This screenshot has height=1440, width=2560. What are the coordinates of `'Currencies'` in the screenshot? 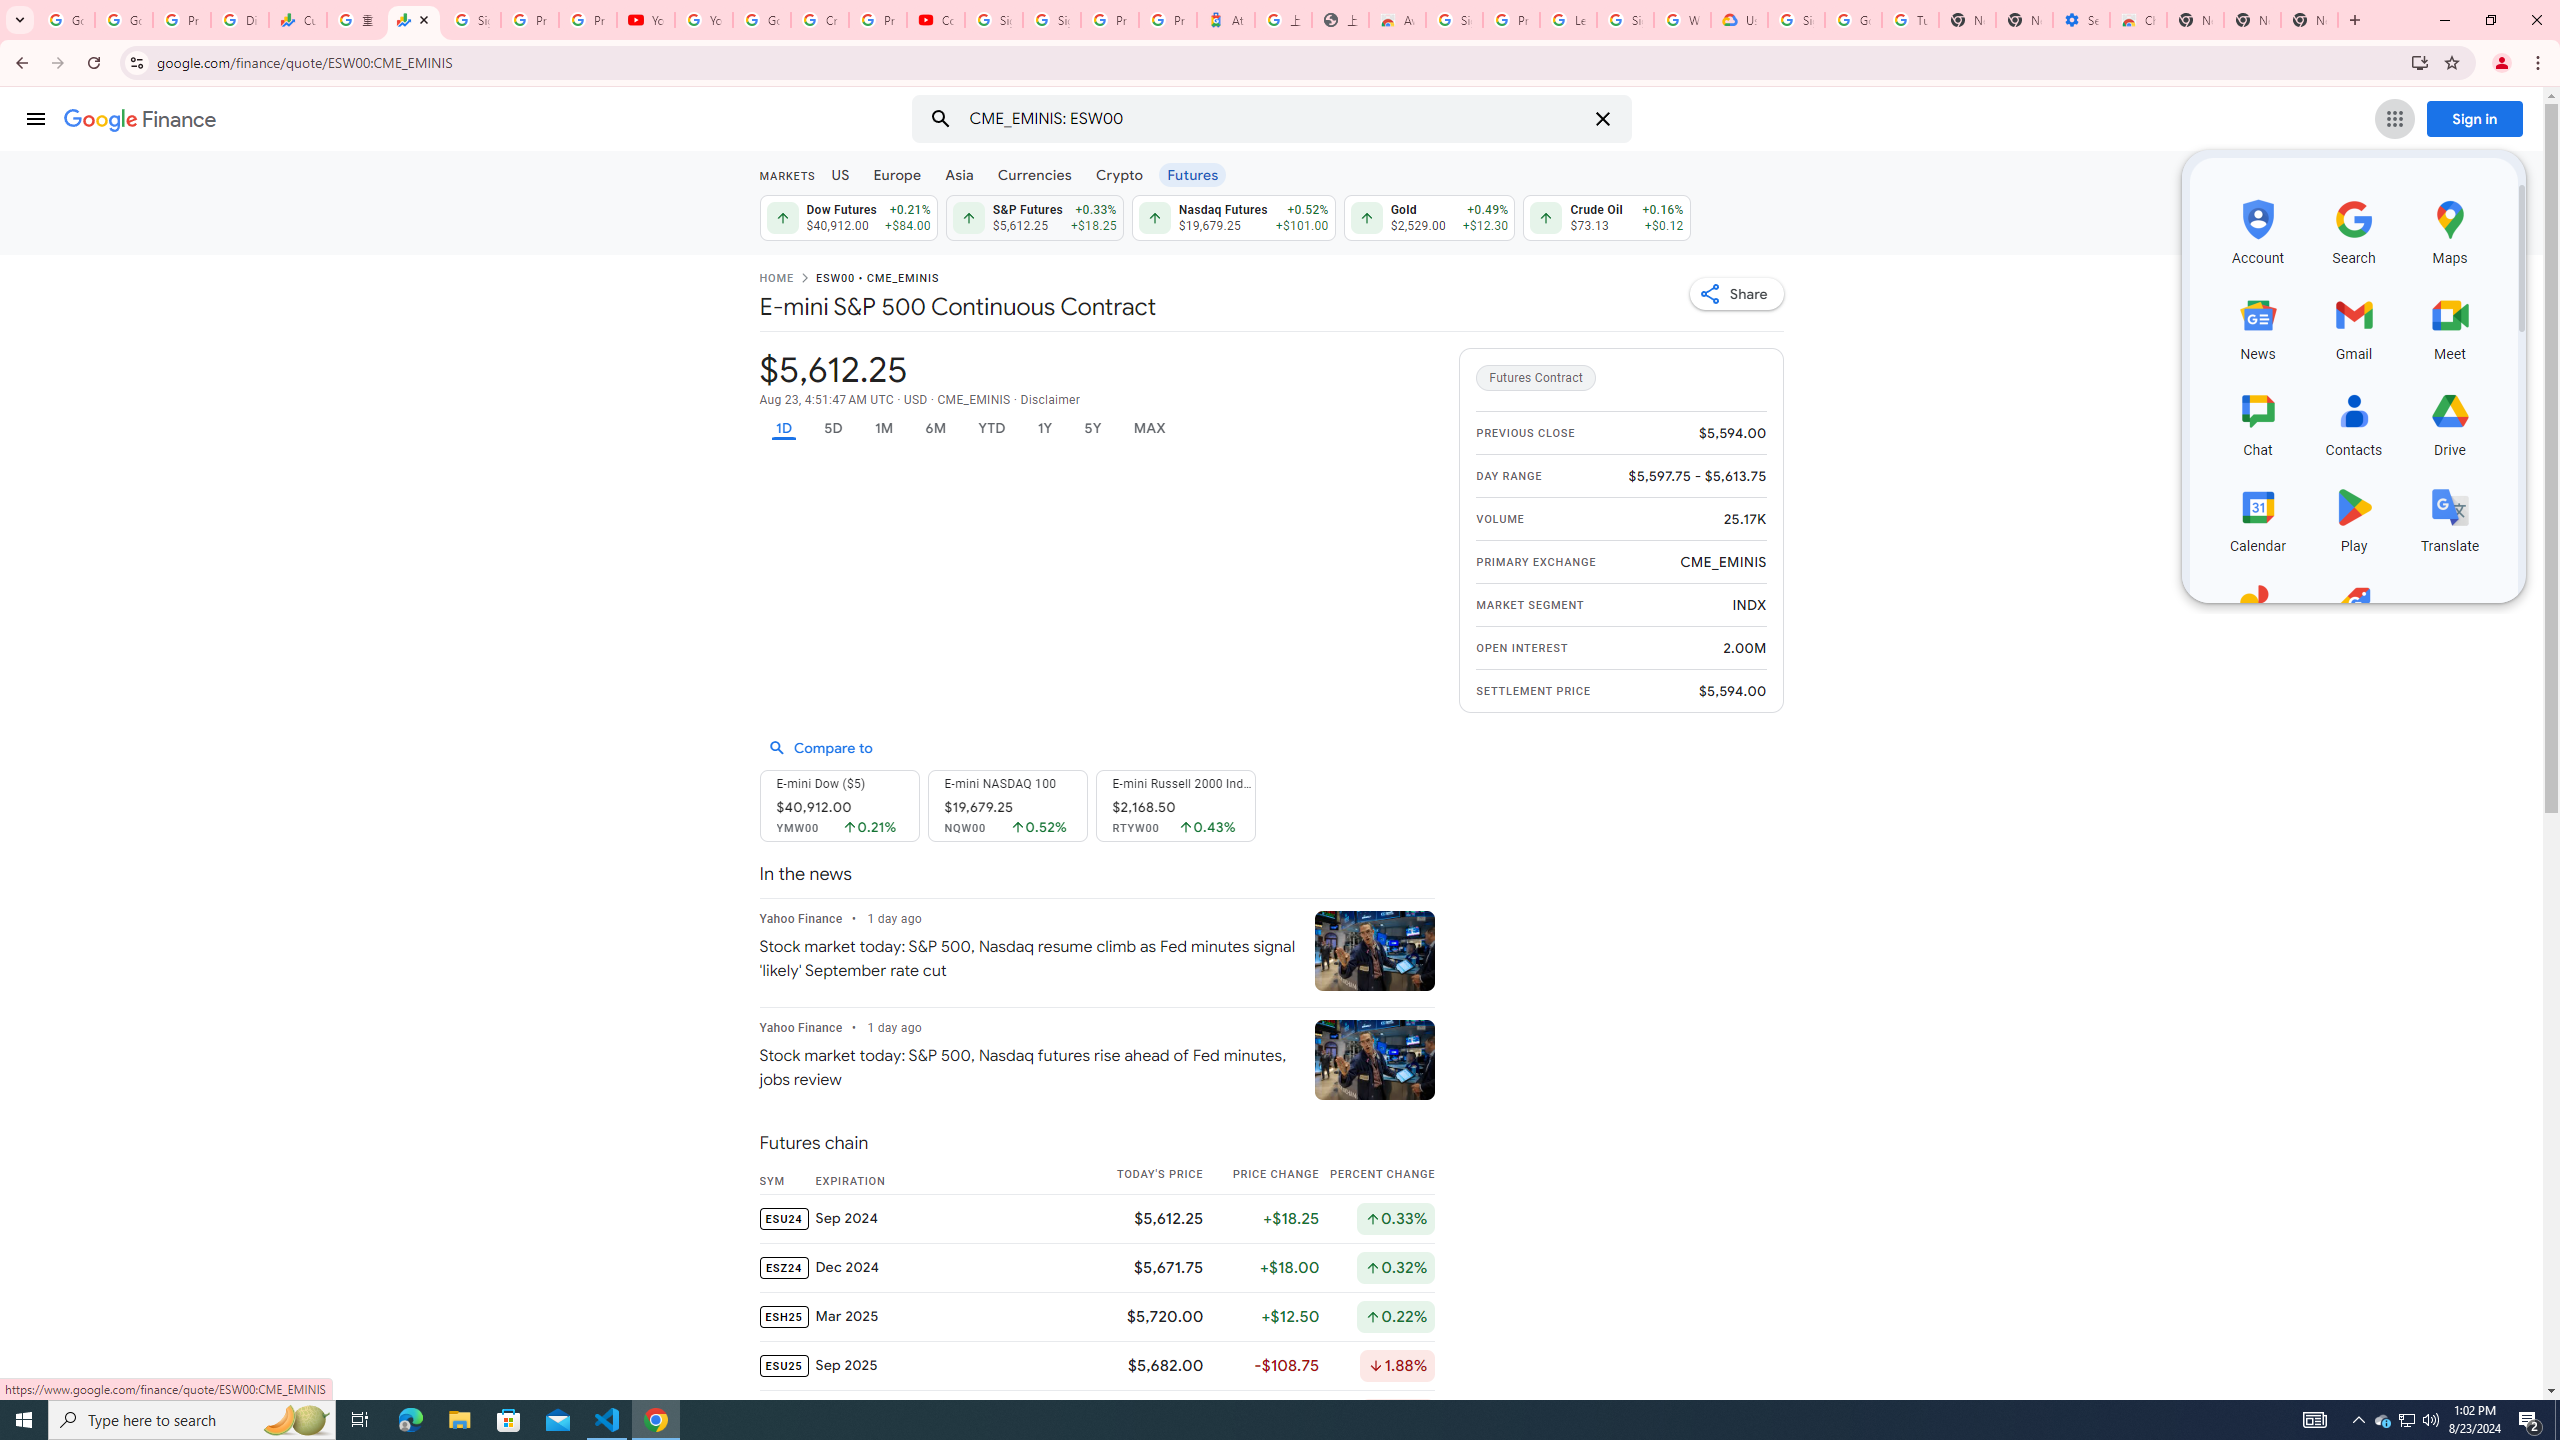 It's located at (1034, 173).